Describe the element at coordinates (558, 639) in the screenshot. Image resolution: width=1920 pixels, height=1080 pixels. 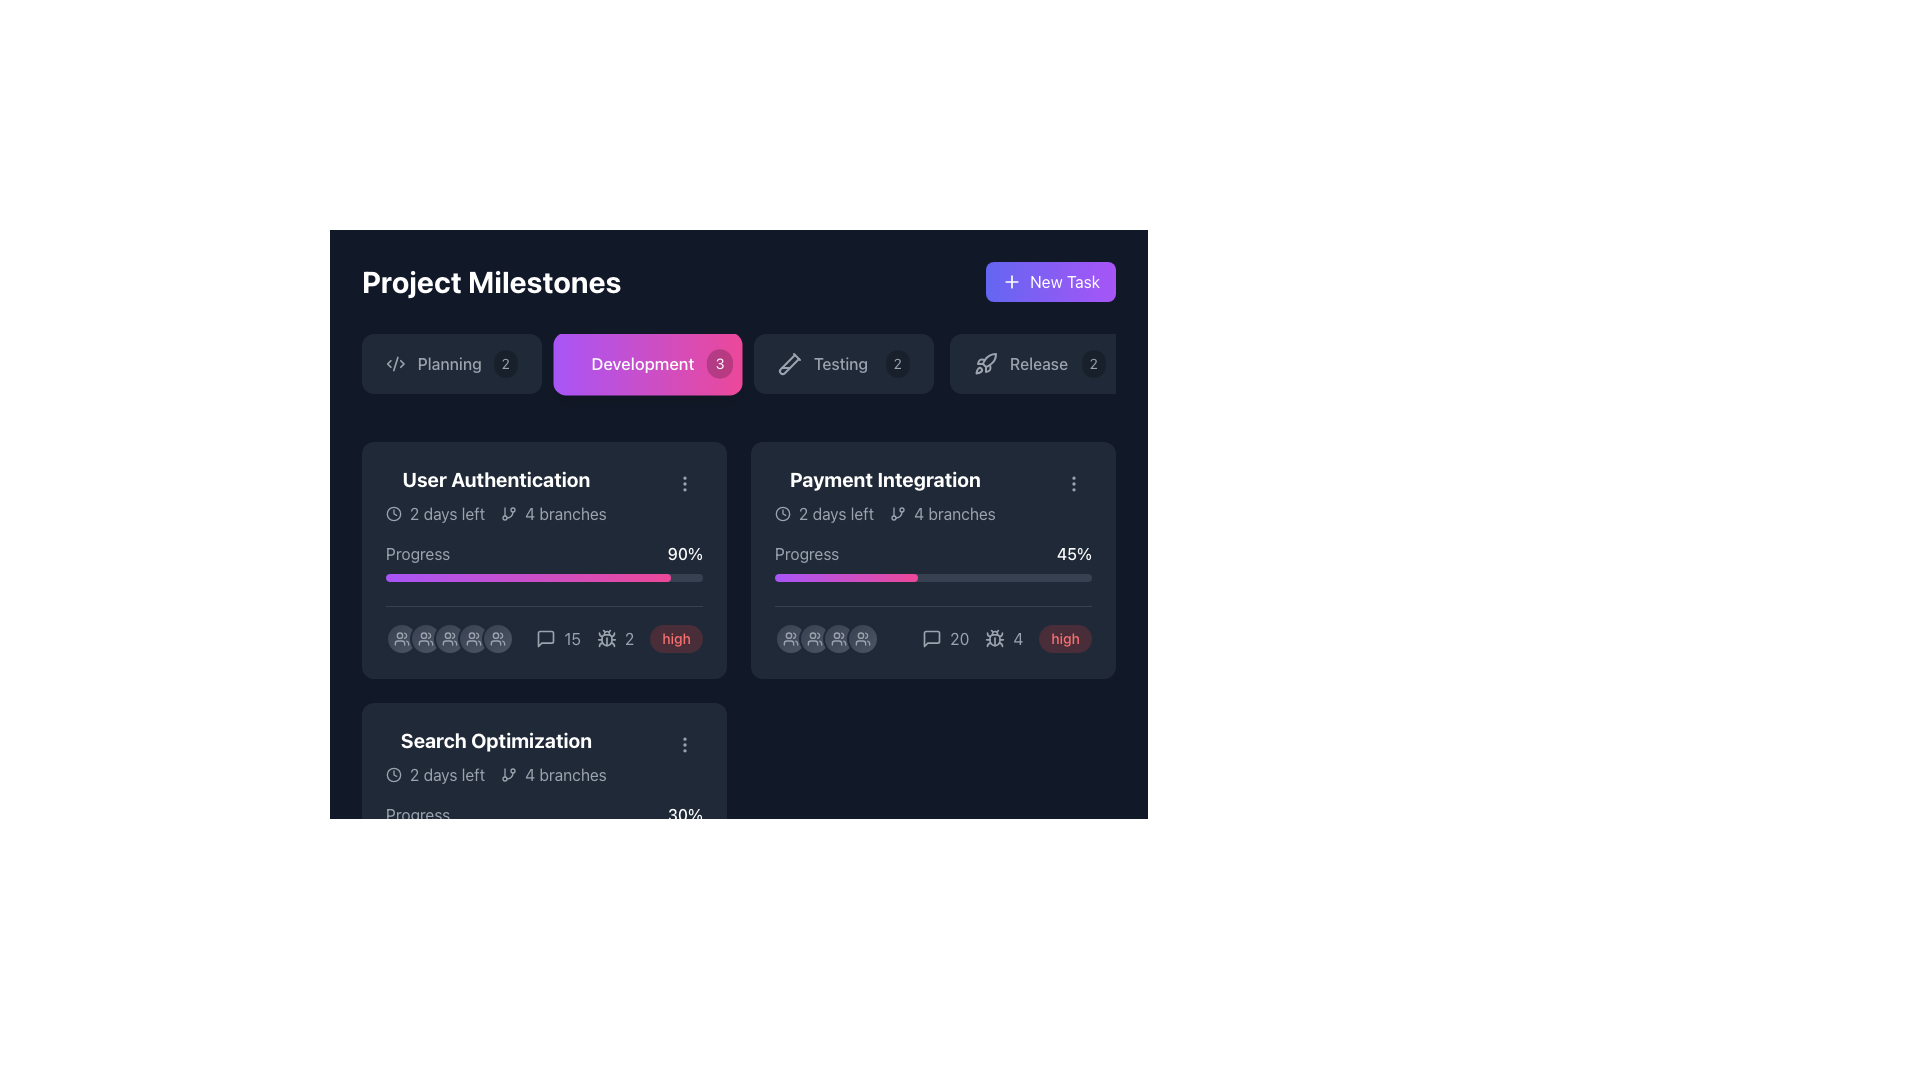
I see `the numeric label displaying '15' styled with a gray font color, which is adjacent to a speech bubble icon indicating it is associated with comments or messages` at that location.